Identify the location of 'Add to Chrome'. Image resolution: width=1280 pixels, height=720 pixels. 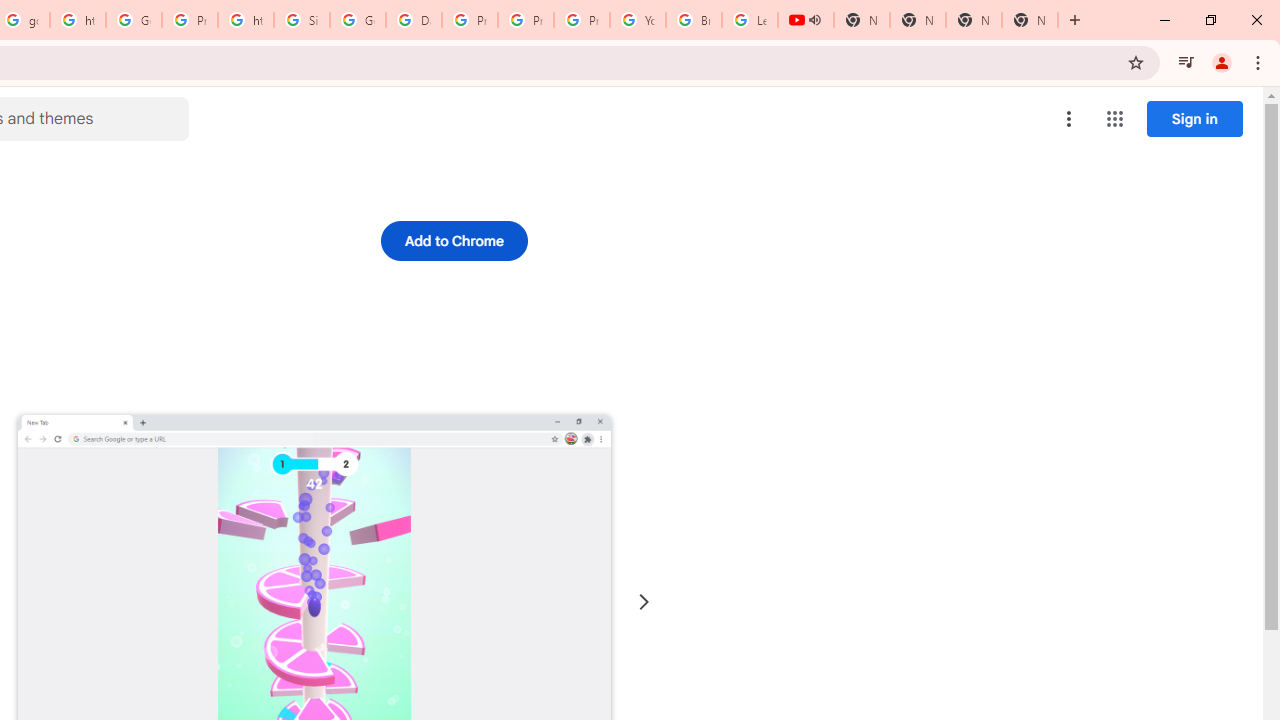
(452, 239).